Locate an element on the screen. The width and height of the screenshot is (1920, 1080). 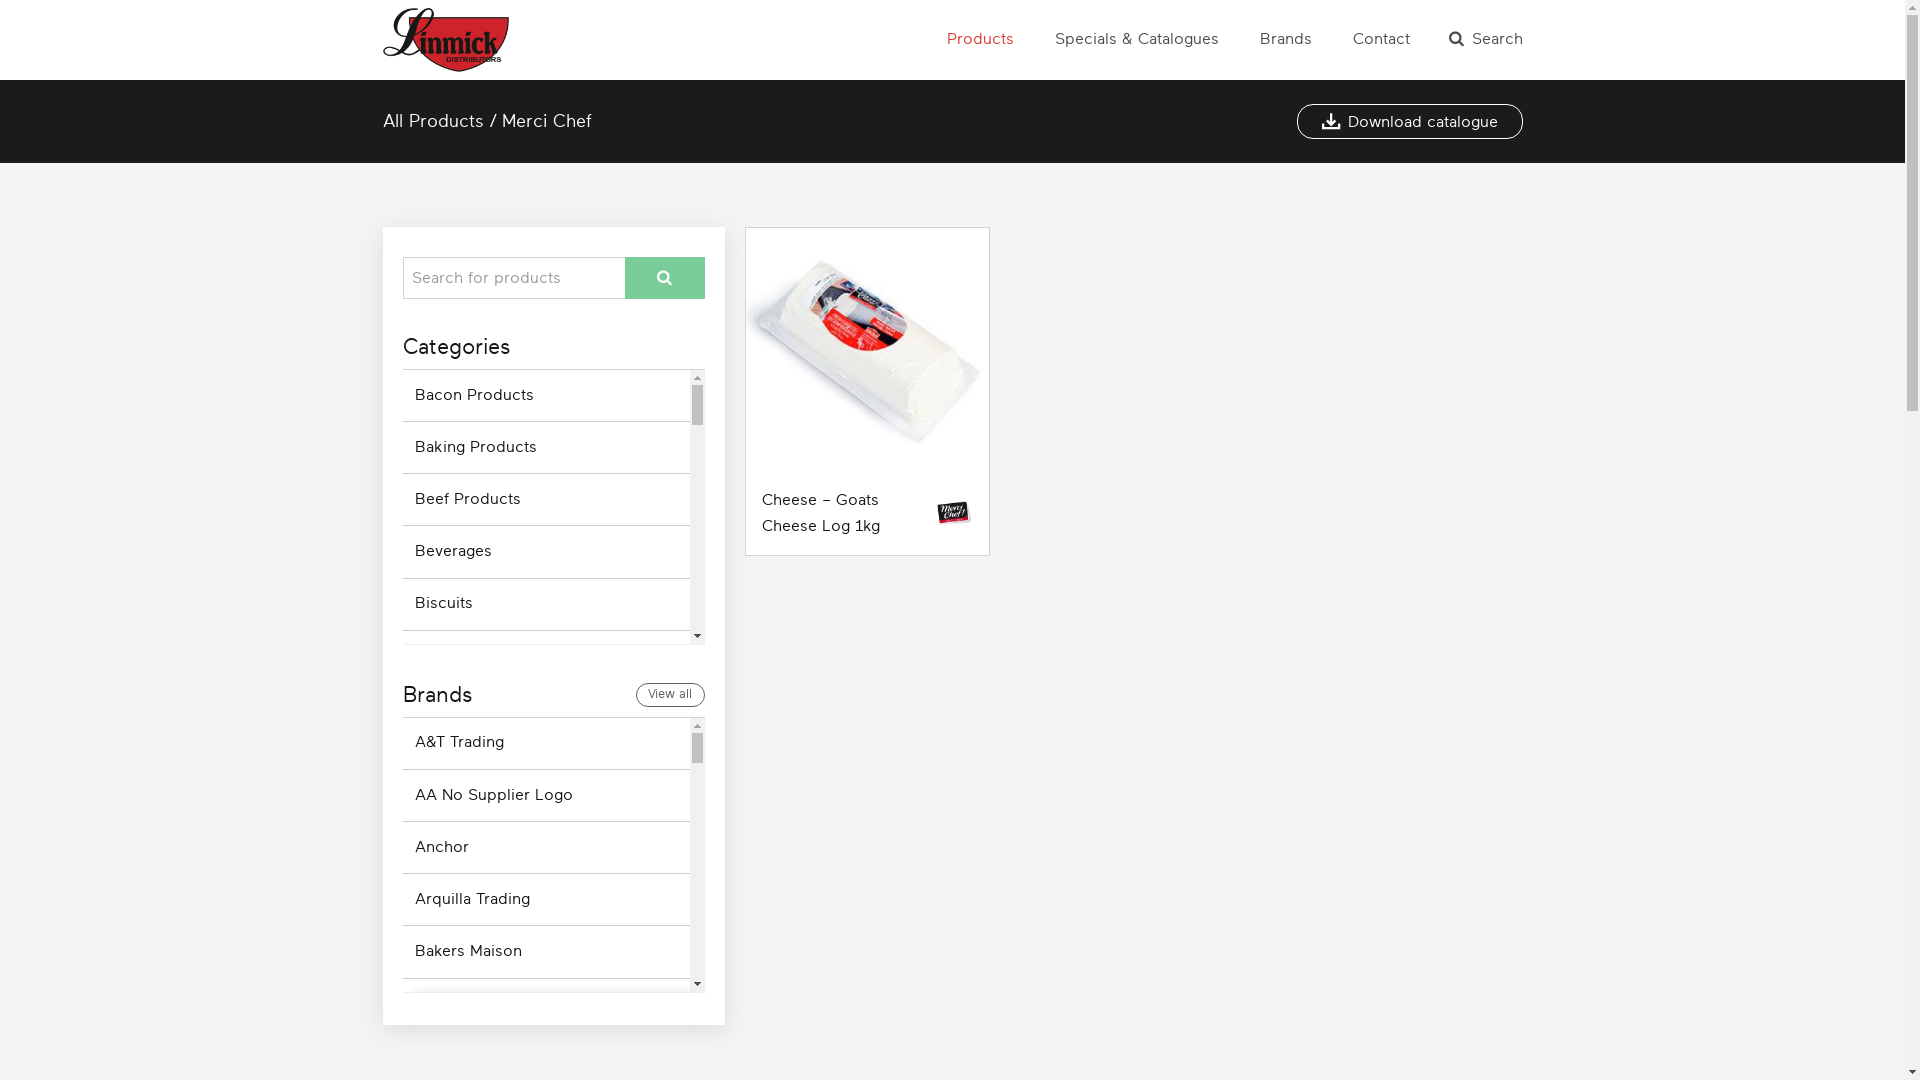
'Brands' is located at coordinates (1286, 39).